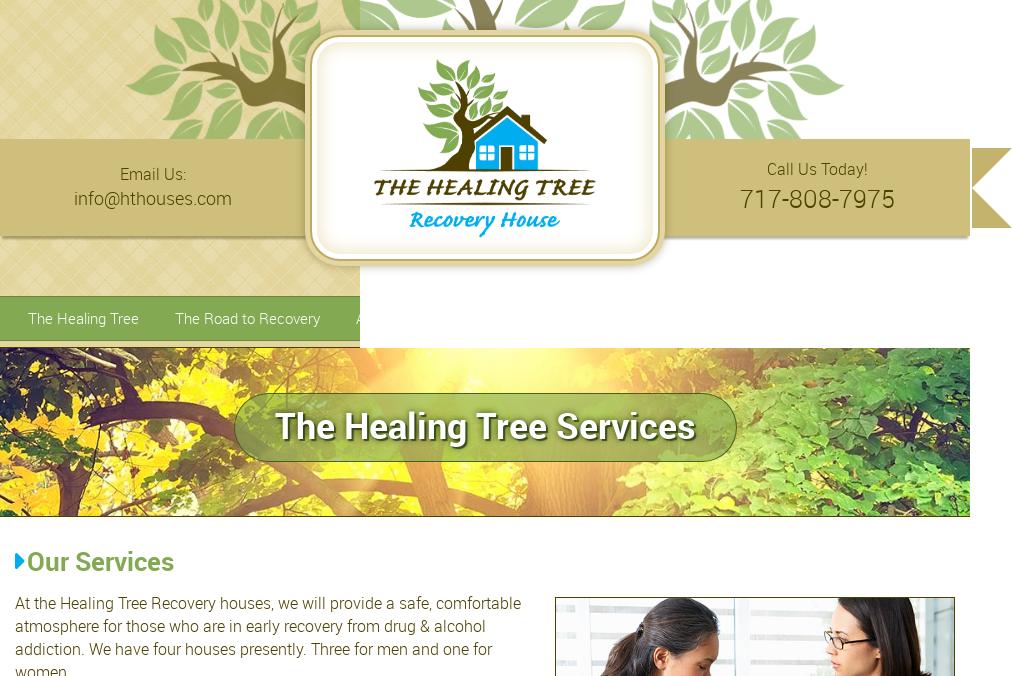 This screenshot has width=1012, height=676. Describe the element at coordinates (816, 169) in the screenshot. I see `'Call Us Today!'` at that location.